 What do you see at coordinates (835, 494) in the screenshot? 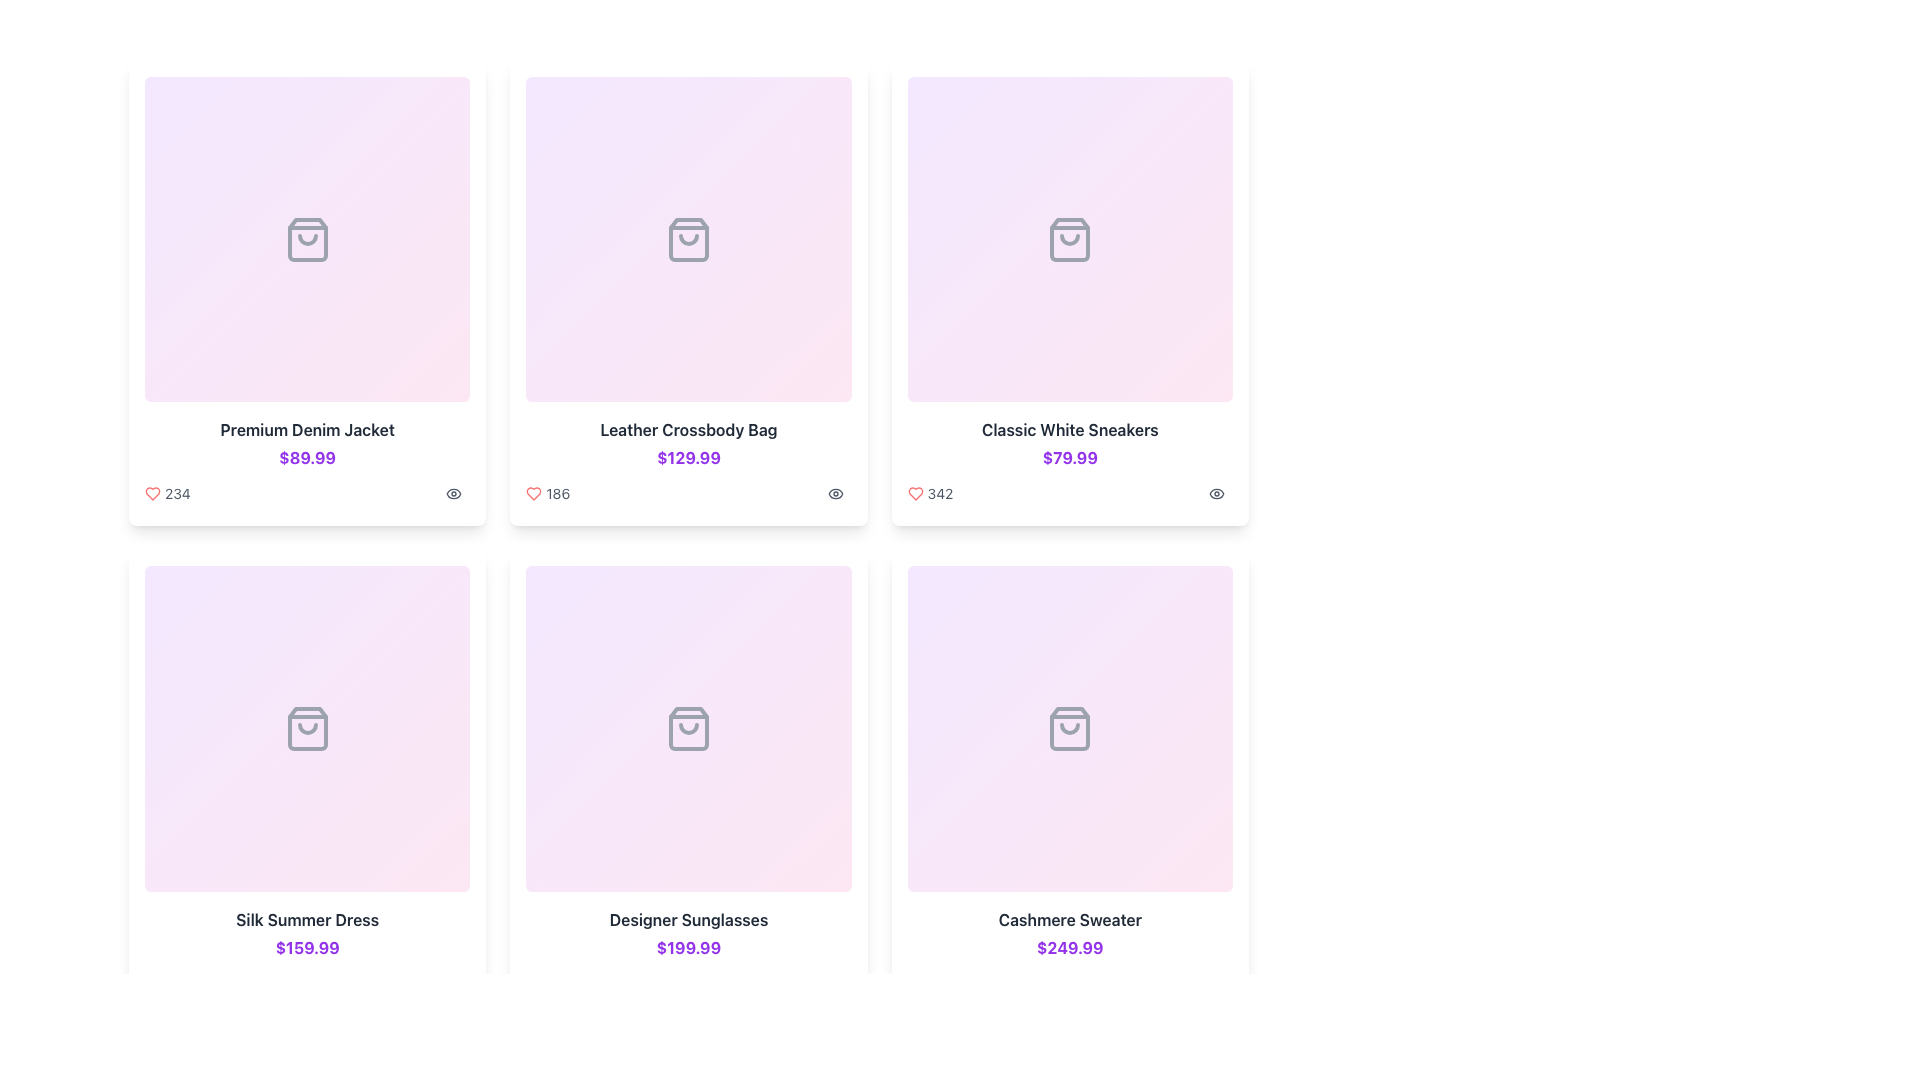
I see `the eye icon located in the bottom-right corner of the product card in the second row, second column of the grid layout` at bounding box center [835, 494].